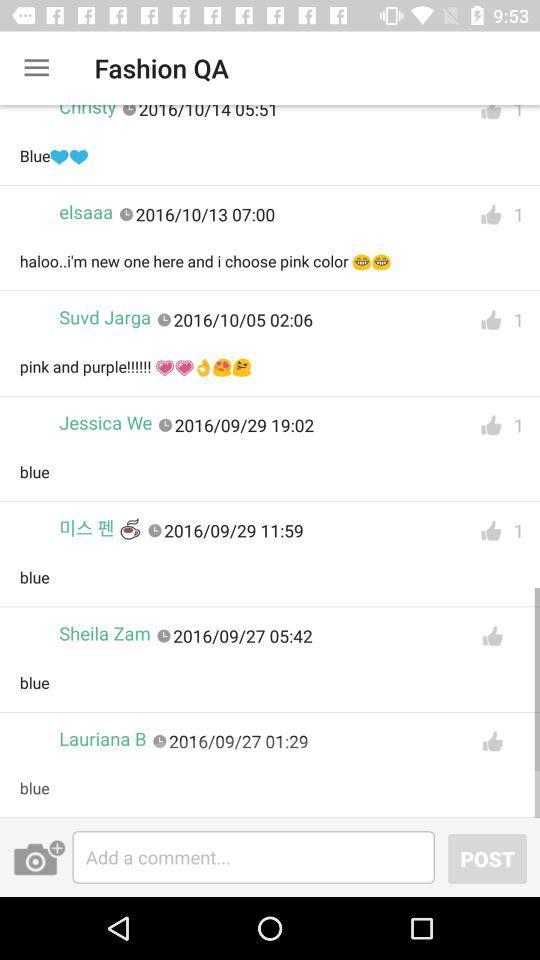 The width and height of the screenshot is (540, 960). I want to click on like comment, so click(490, 530).